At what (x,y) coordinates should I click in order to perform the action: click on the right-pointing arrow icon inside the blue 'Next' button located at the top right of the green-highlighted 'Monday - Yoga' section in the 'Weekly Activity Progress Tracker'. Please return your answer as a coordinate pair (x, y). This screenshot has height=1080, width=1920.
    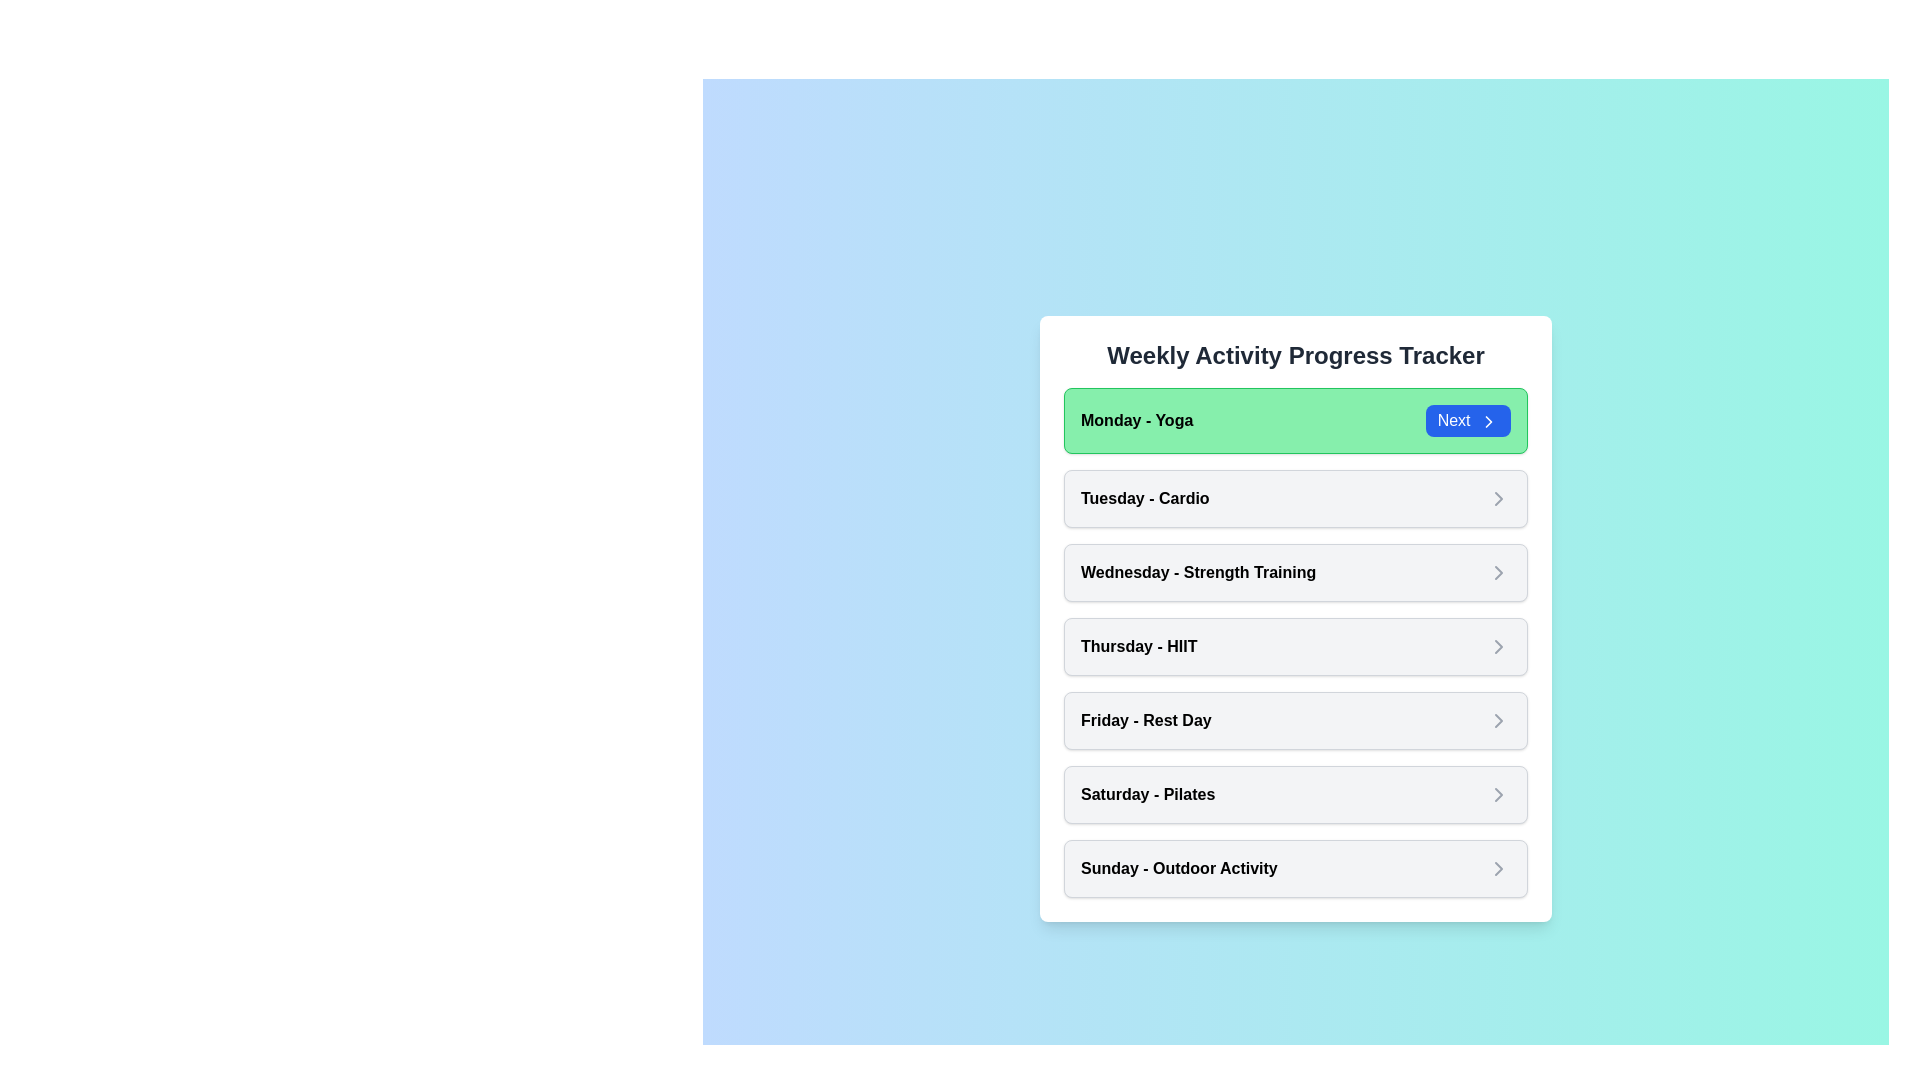
    Looking at the image, I should click on (1488, 419).